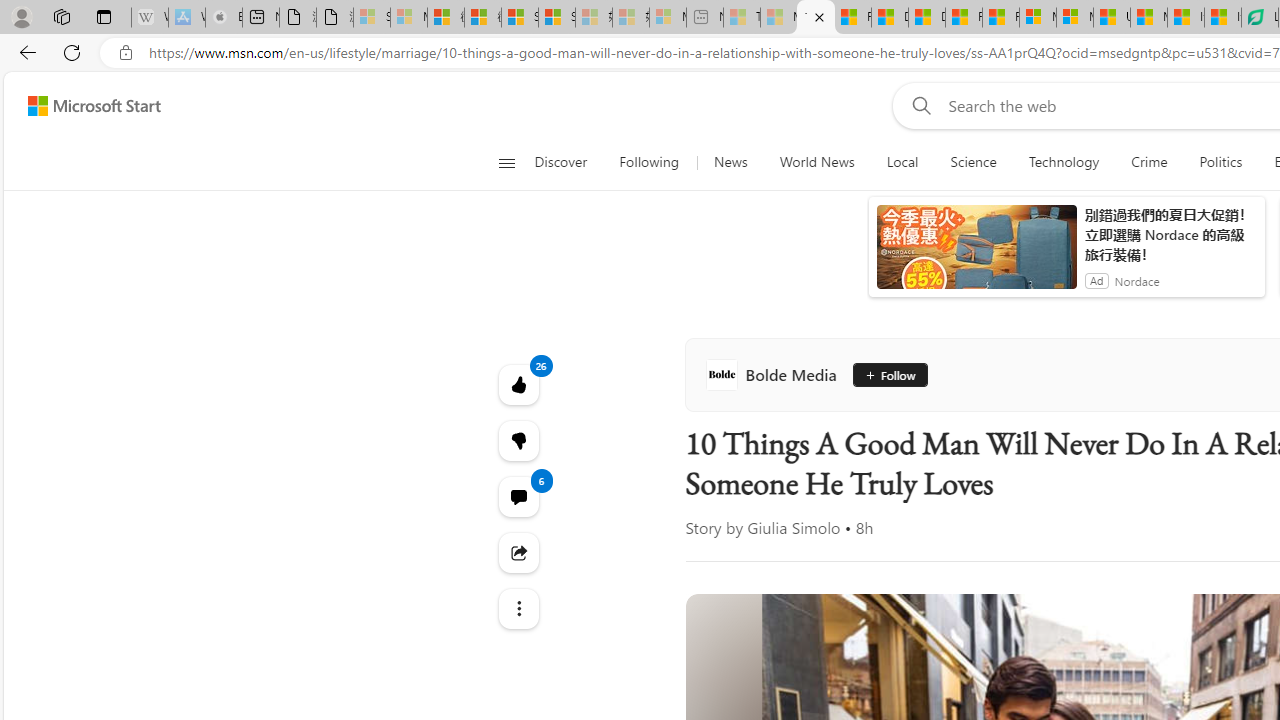 The height and width of the screenshot is (720, 1280). What do you see at coordinates (86, 105) in the screenshot?
I see `'Skip to content'` at bounding box center [86, 105].